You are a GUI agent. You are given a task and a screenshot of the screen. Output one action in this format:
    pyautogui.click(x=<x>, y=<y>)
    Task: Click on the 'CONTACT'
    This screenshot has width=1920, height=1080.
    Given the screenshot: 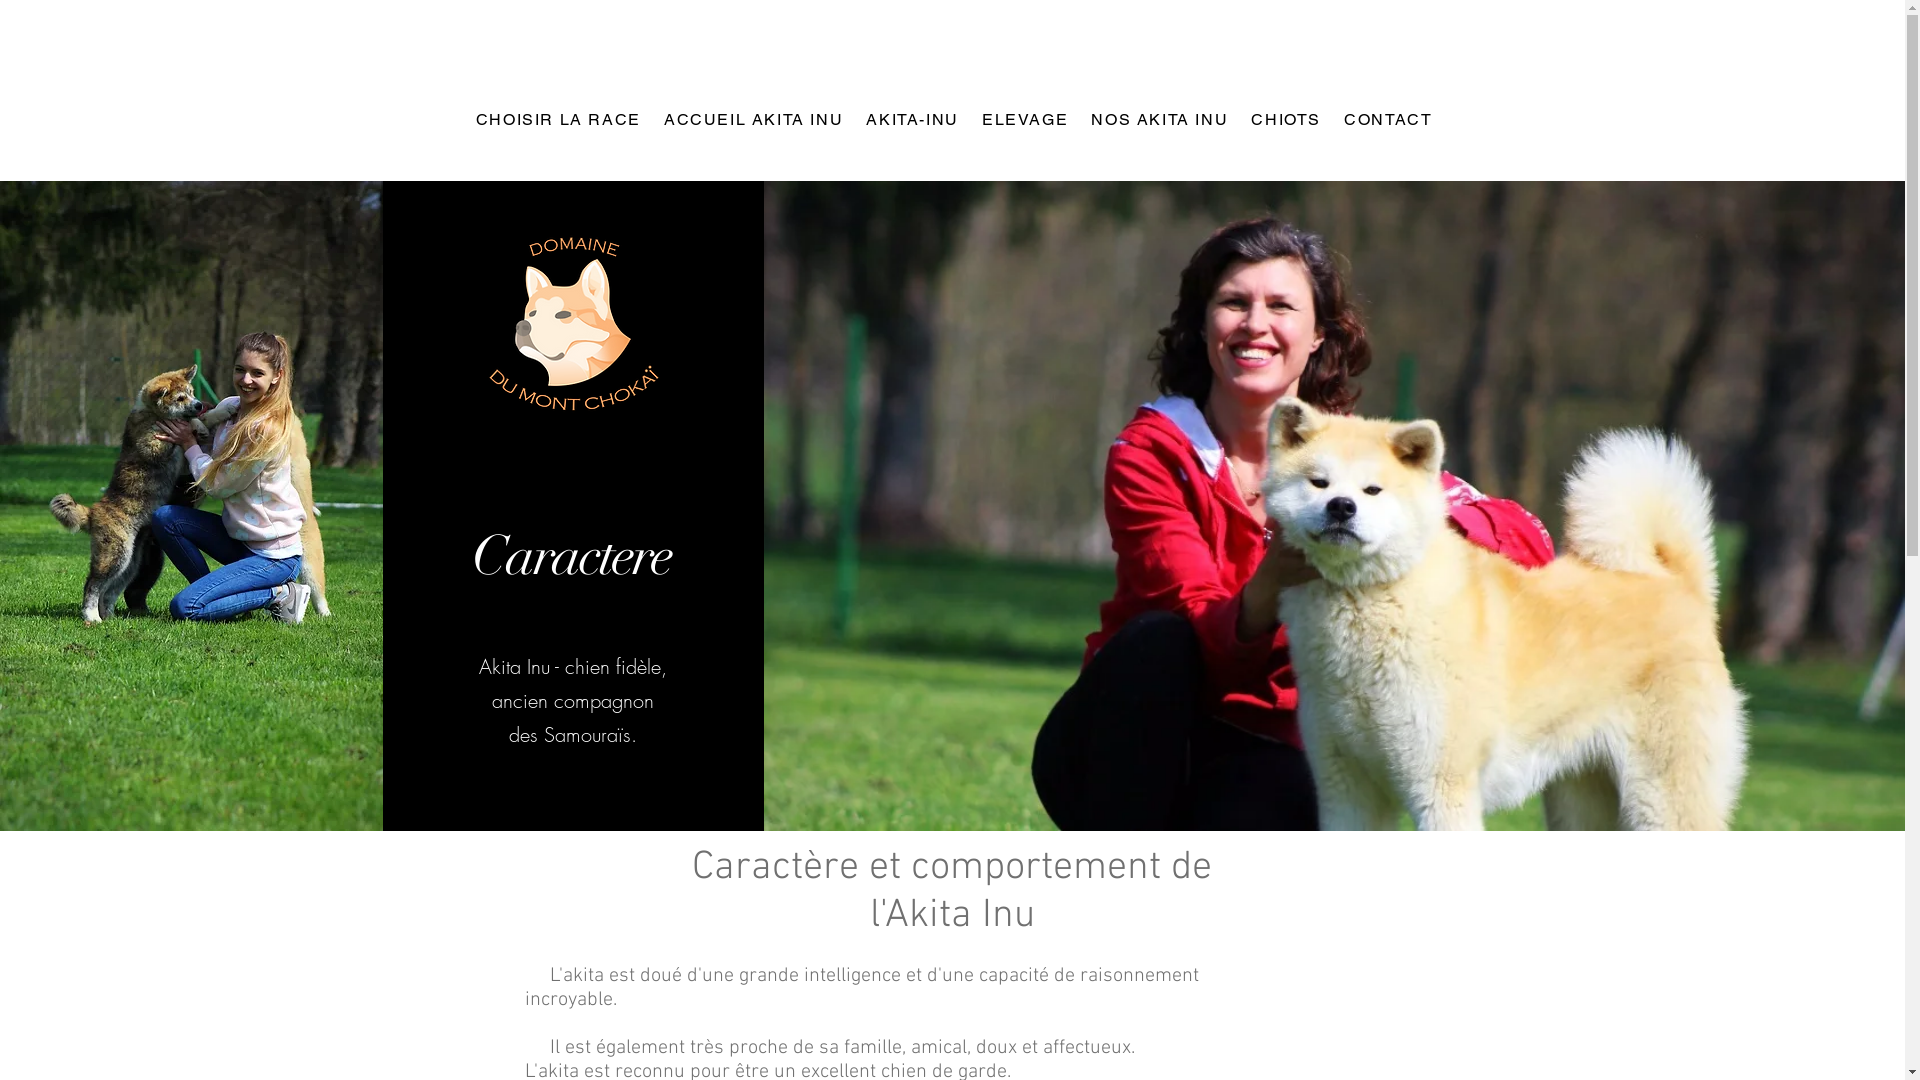 What is the action you would take?
    pyautogui.click(x=1385, y=120)
    